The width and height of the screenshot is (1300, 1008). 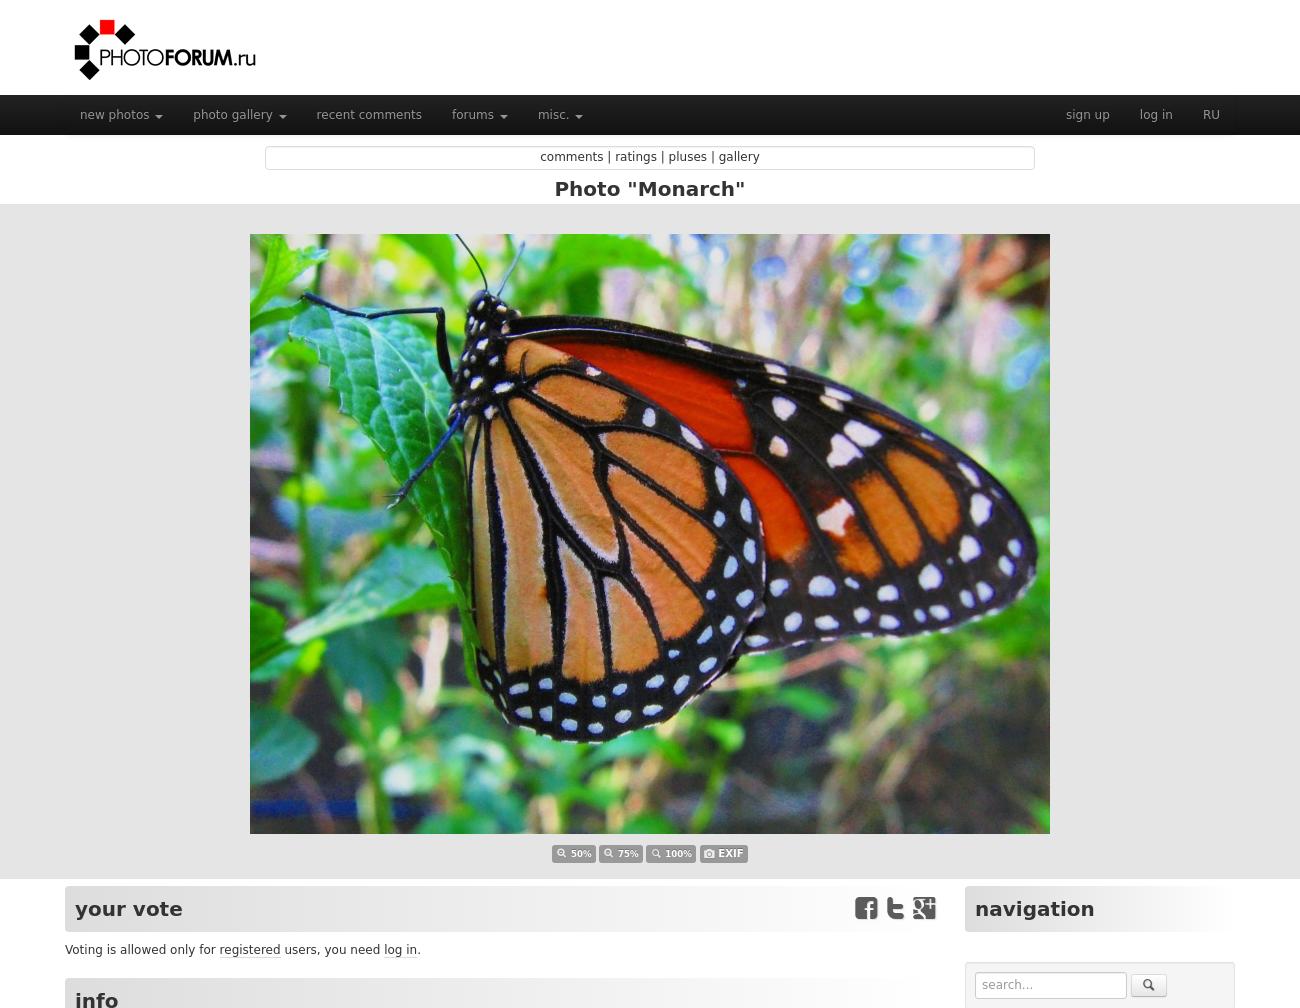 I want to click on 'registered', so click(x=248, y=950).